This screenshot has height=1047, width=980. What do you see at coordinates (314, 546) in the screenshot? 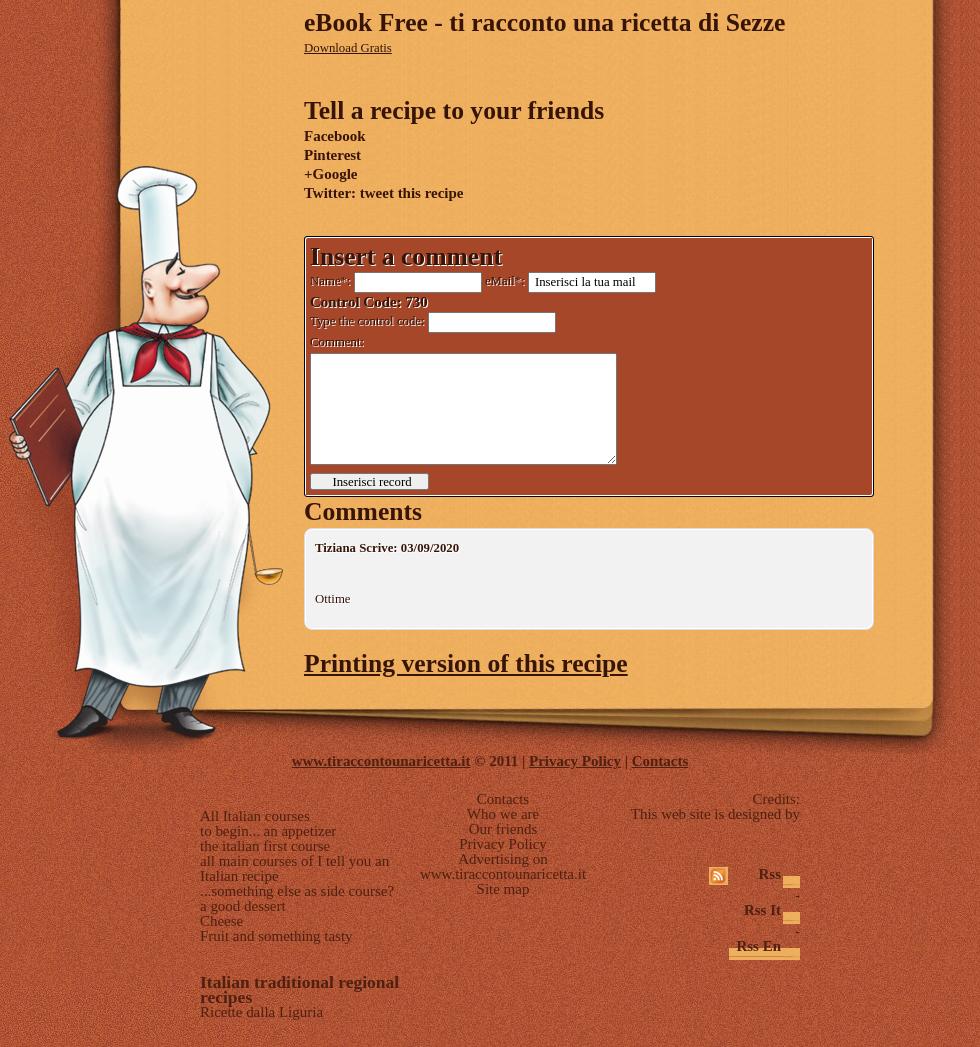
I see `'Tiziana Scrive: 03/09/2020'` at bounding box center [314, 546].